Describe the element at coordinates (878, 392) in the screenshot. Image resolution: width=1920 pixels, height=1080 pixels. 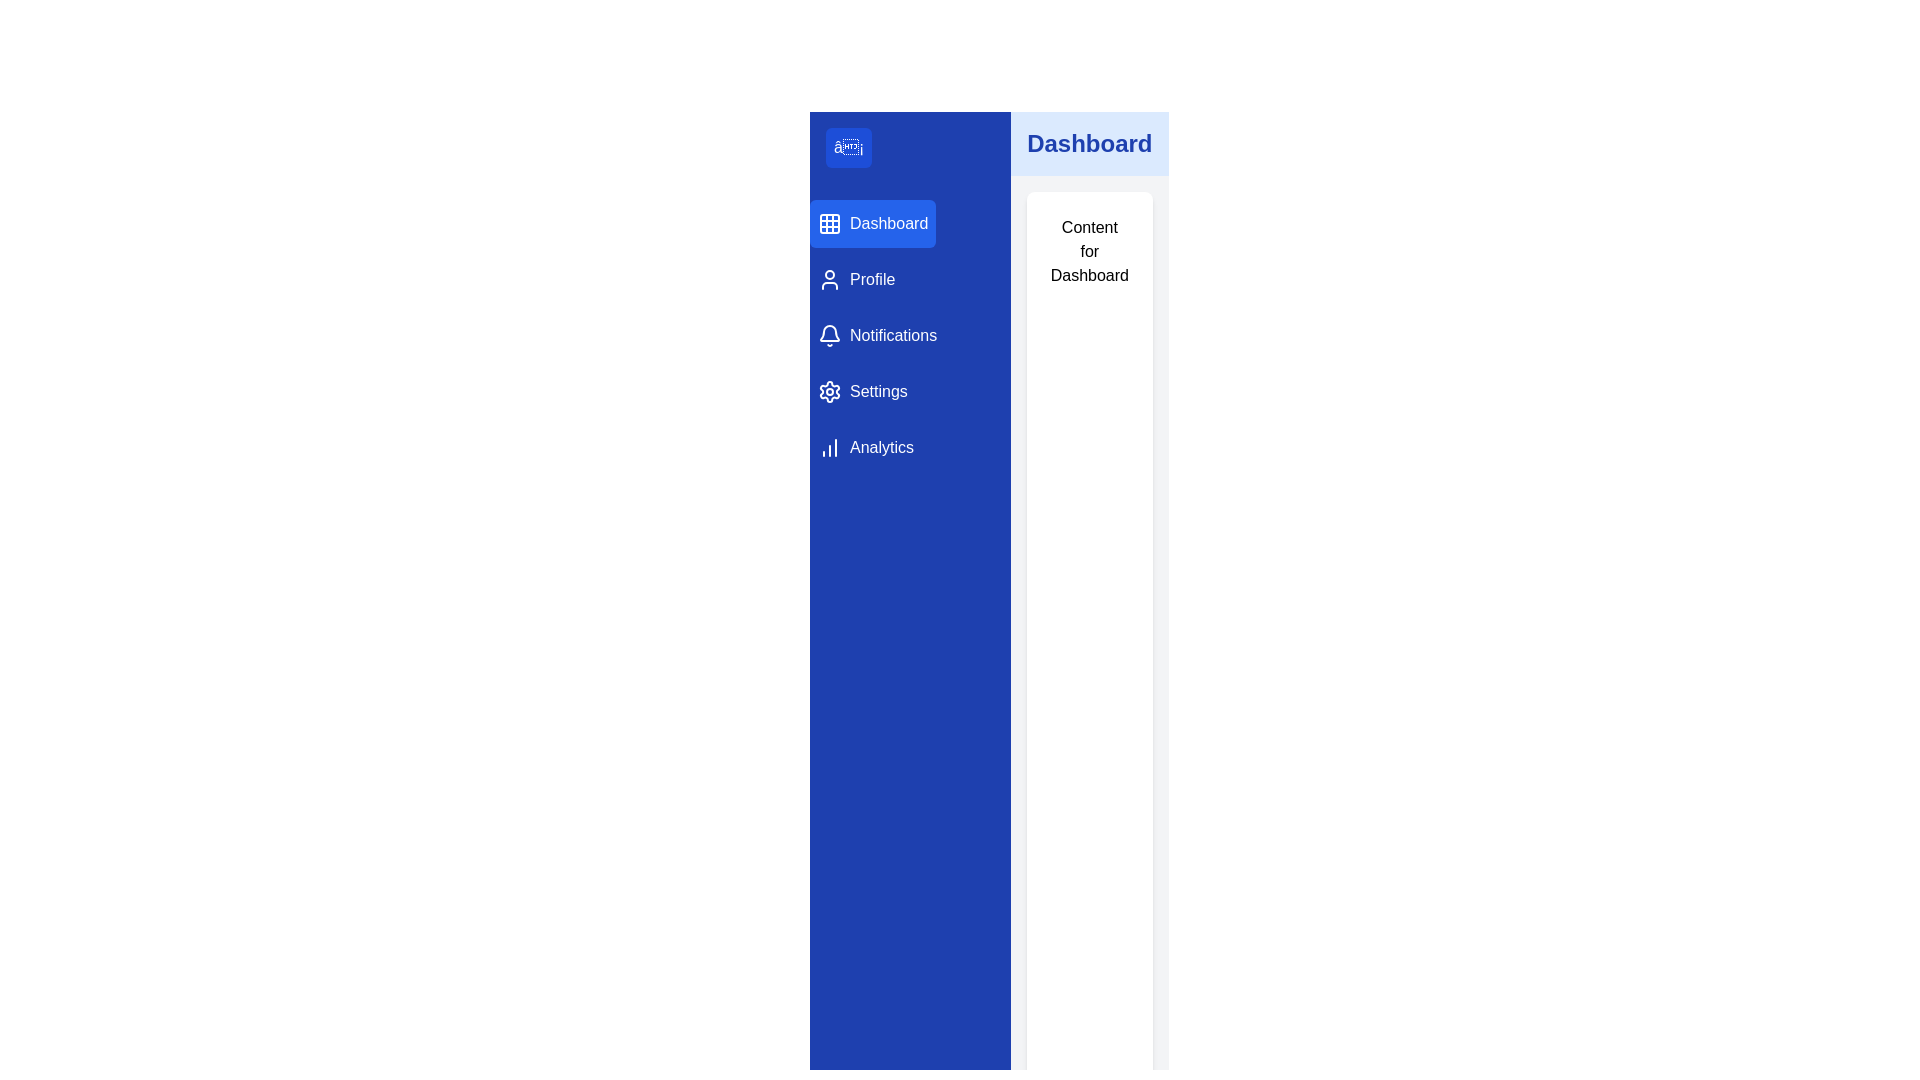
I see `text label 'Settings' which is styled in white color against a blue background, positioned in the vertical navigation bar on the left side of the interface, specifically the fourth item in the menu below 'Notifications' and above 'Analytics.'` at that location.